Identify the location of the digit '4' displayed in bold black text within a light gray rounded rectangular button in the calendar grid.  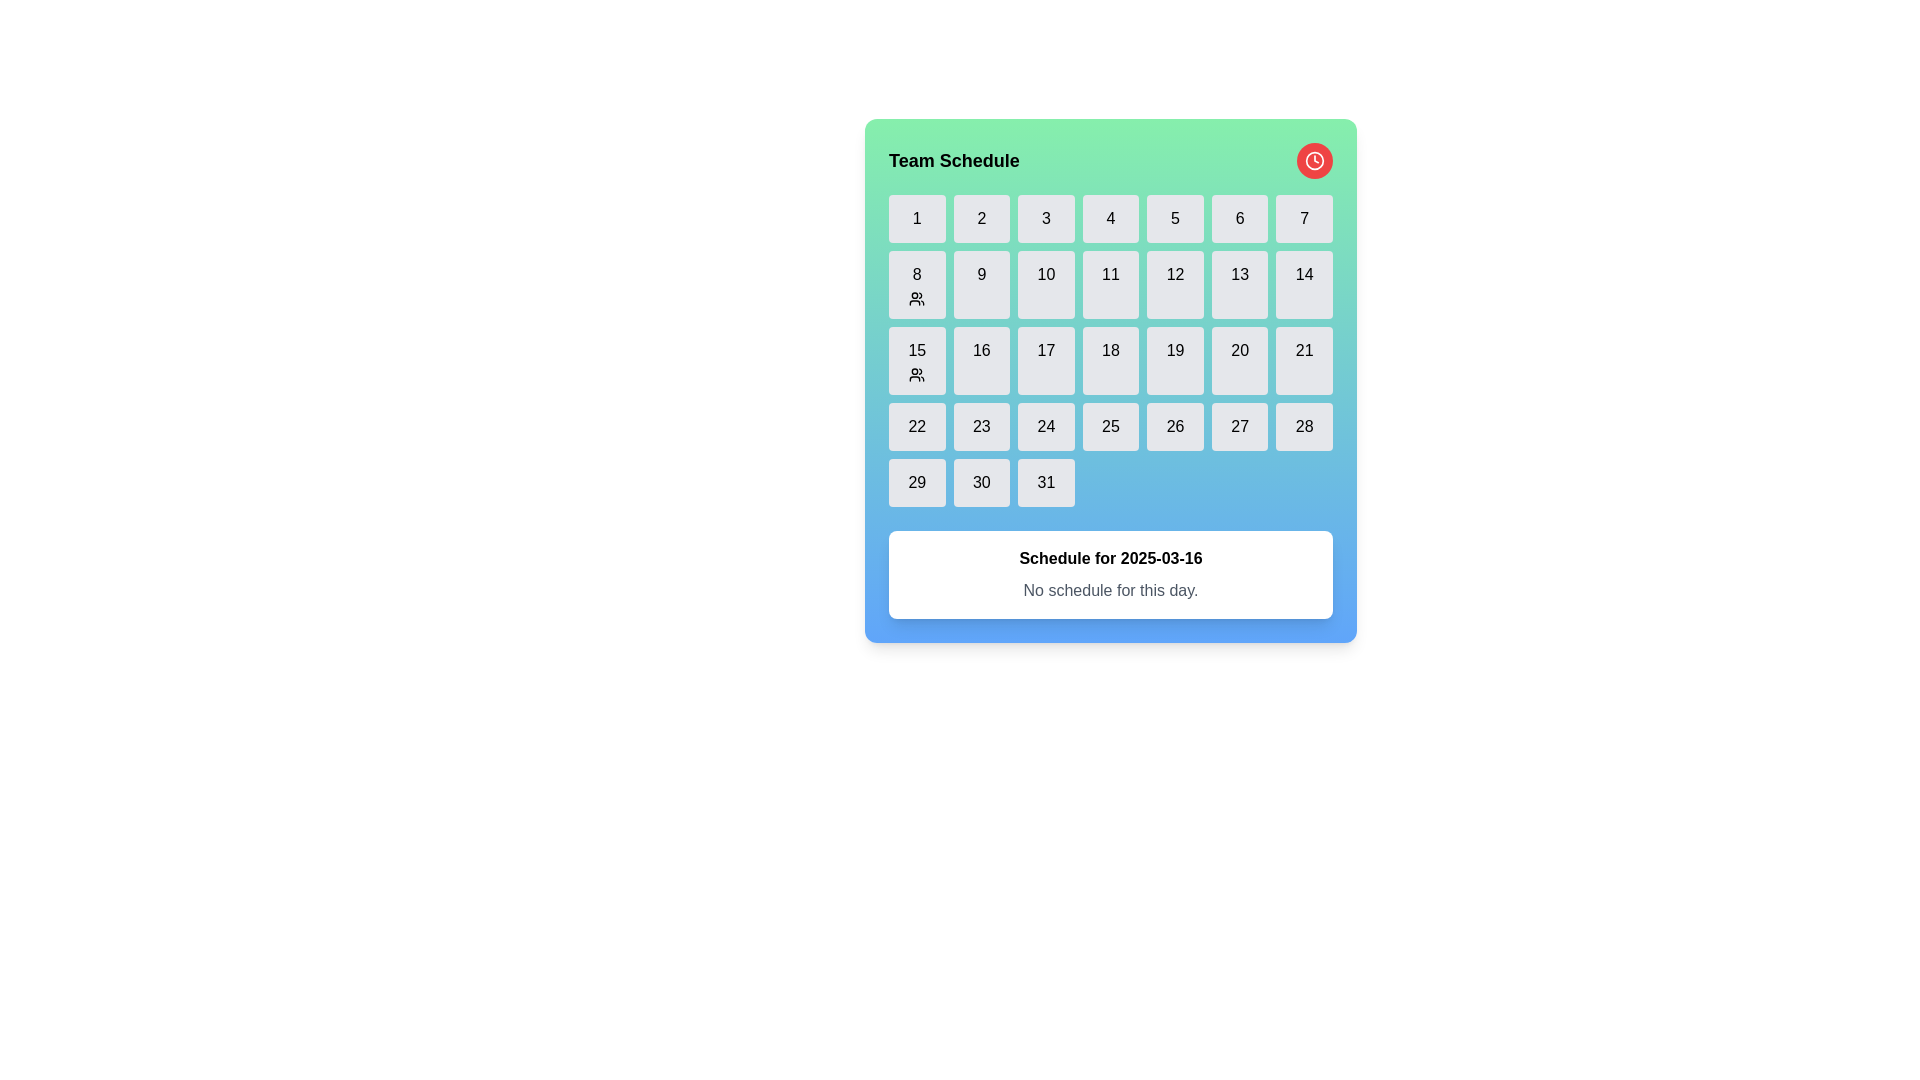
(1109, 219).